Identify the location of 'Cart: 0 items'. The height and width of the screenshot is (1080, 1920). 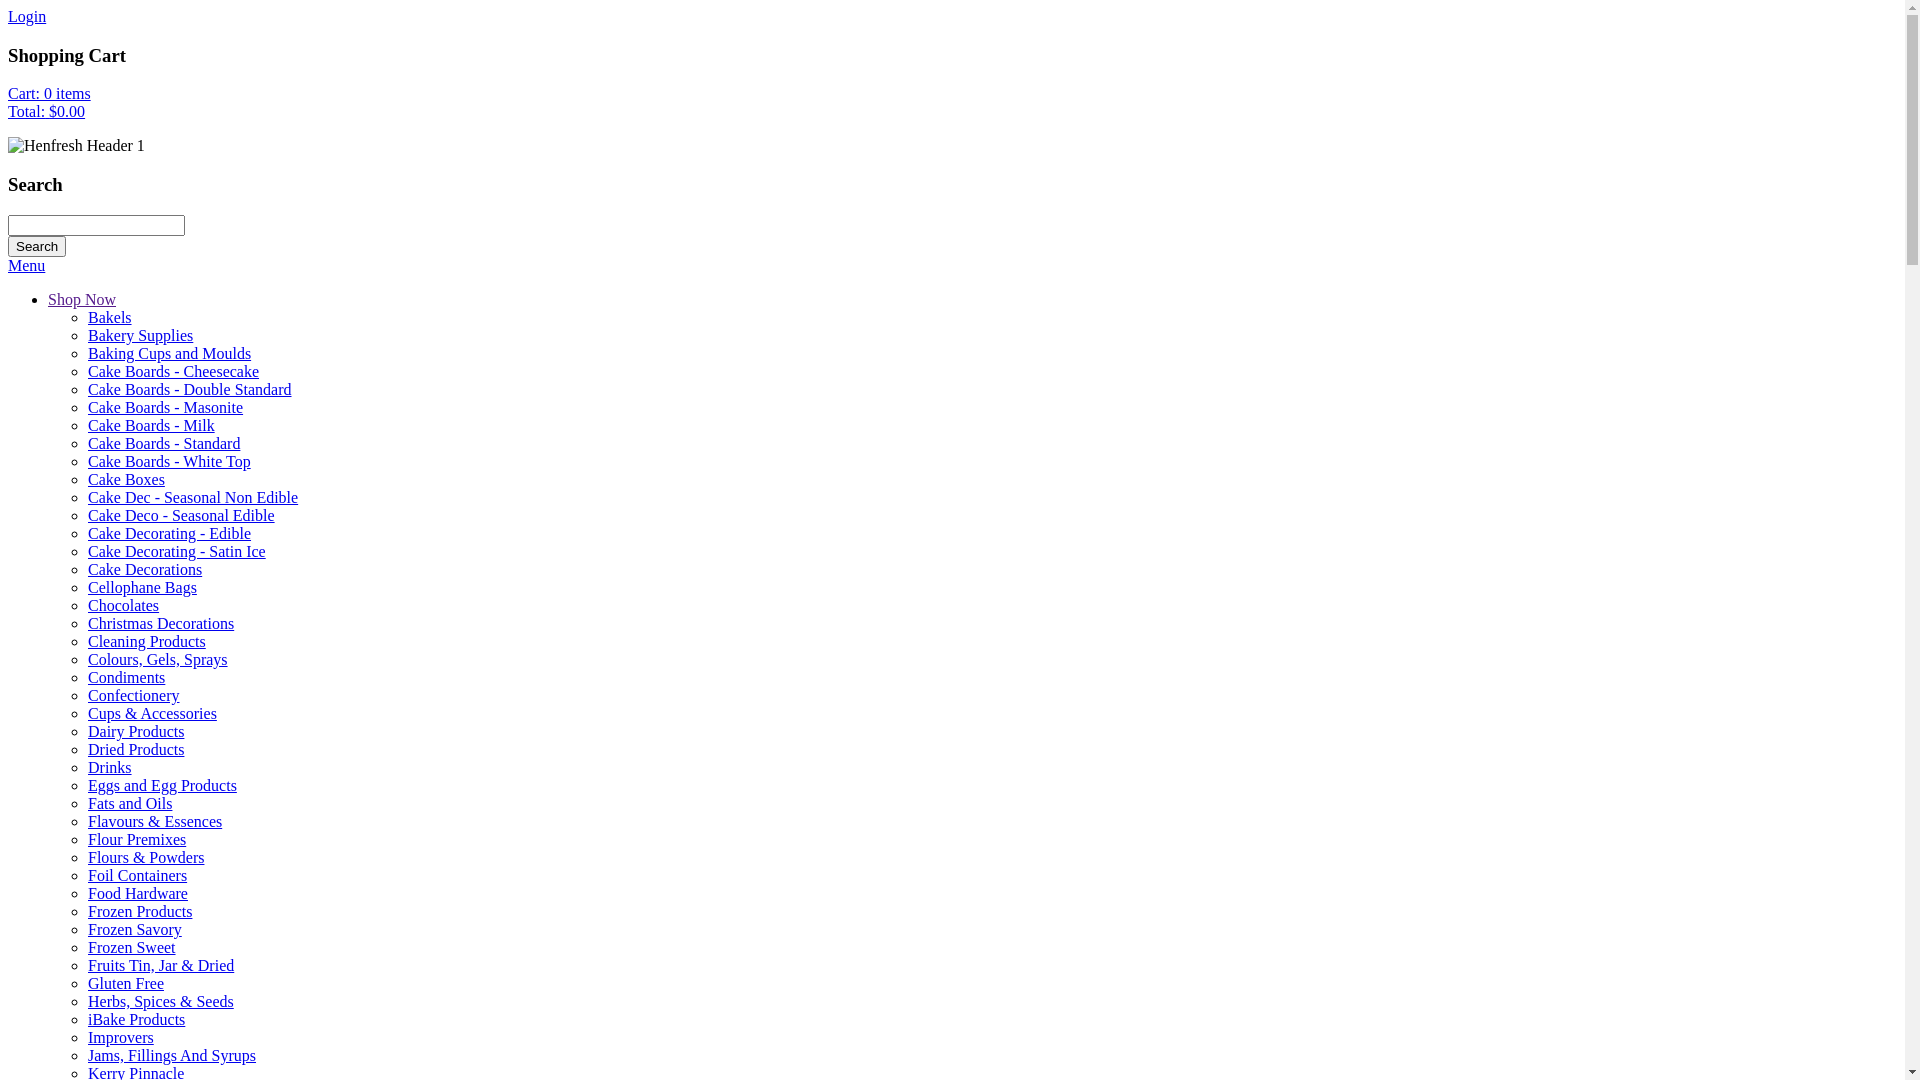
(49, 93).